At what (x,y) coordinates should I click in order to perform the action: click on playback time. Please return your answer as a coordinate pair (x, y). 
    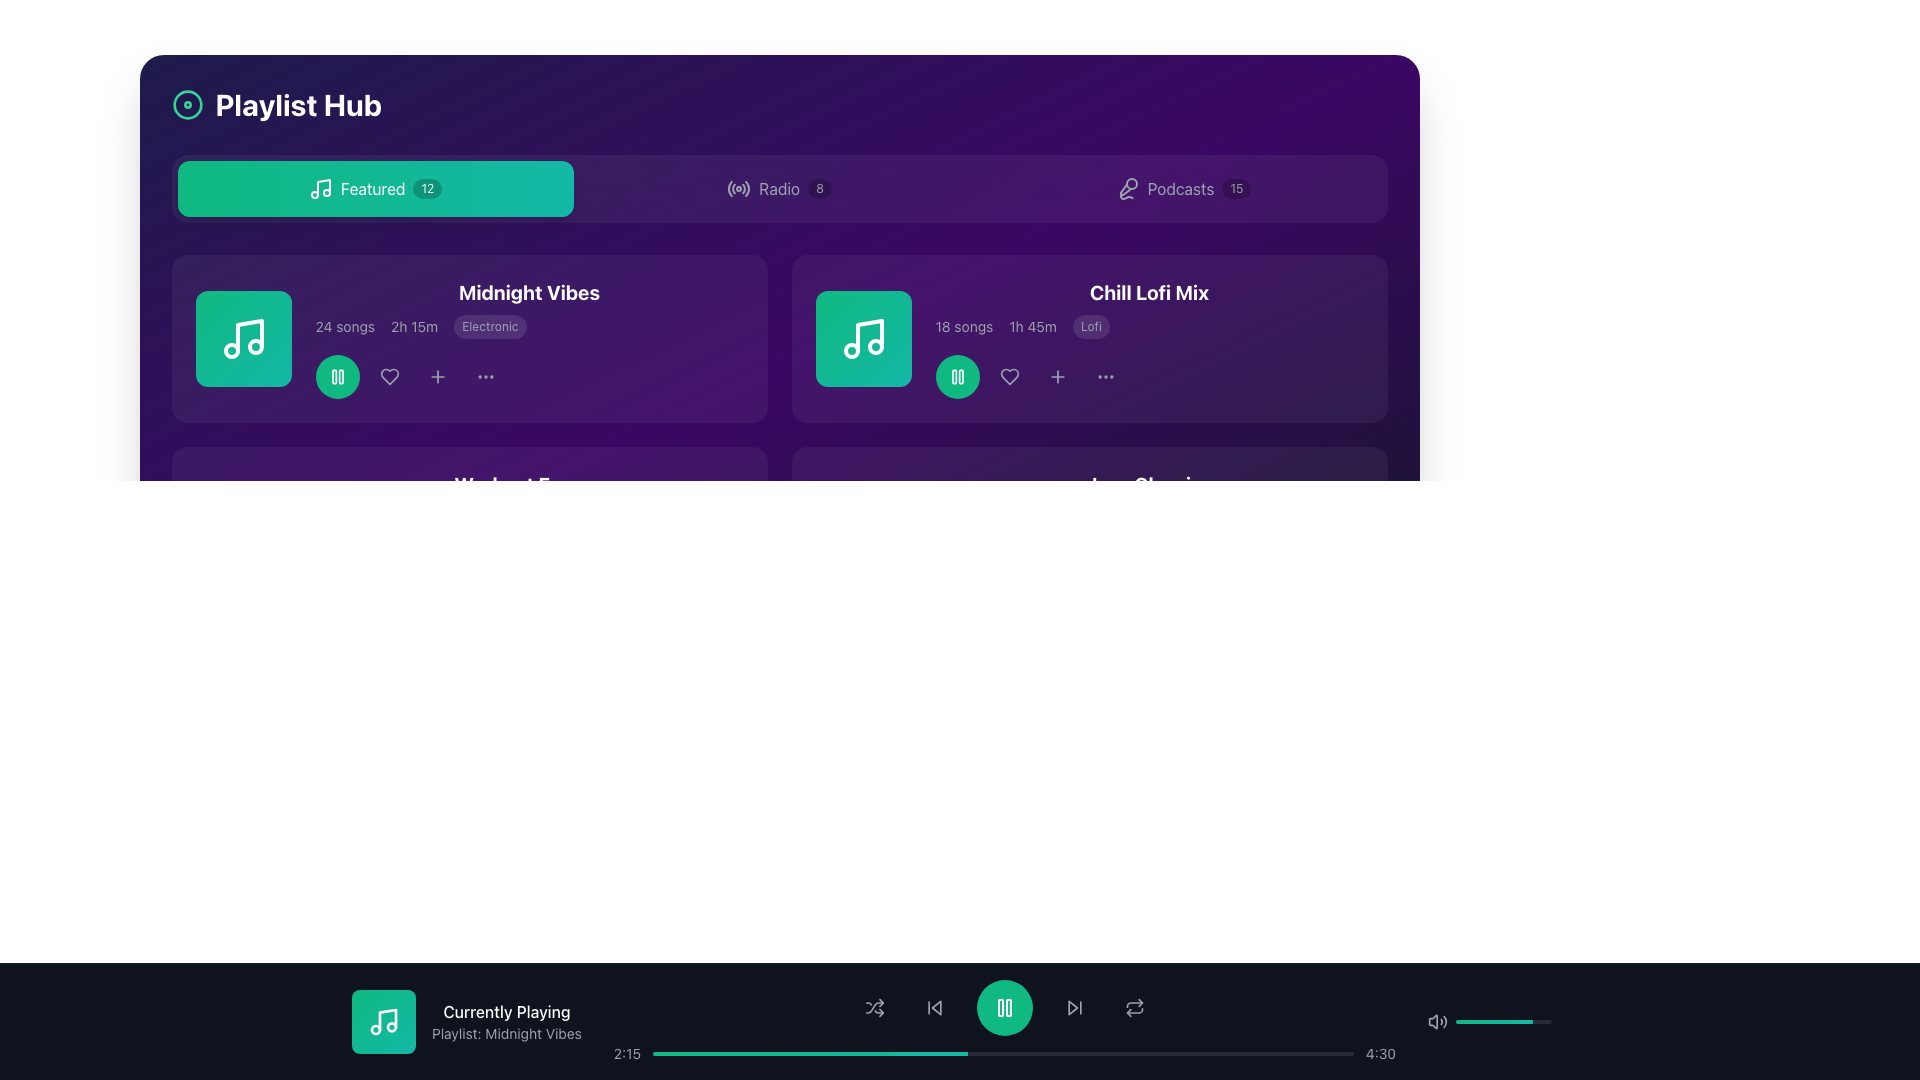
    Looking at the image, I should click on (761, 1052).